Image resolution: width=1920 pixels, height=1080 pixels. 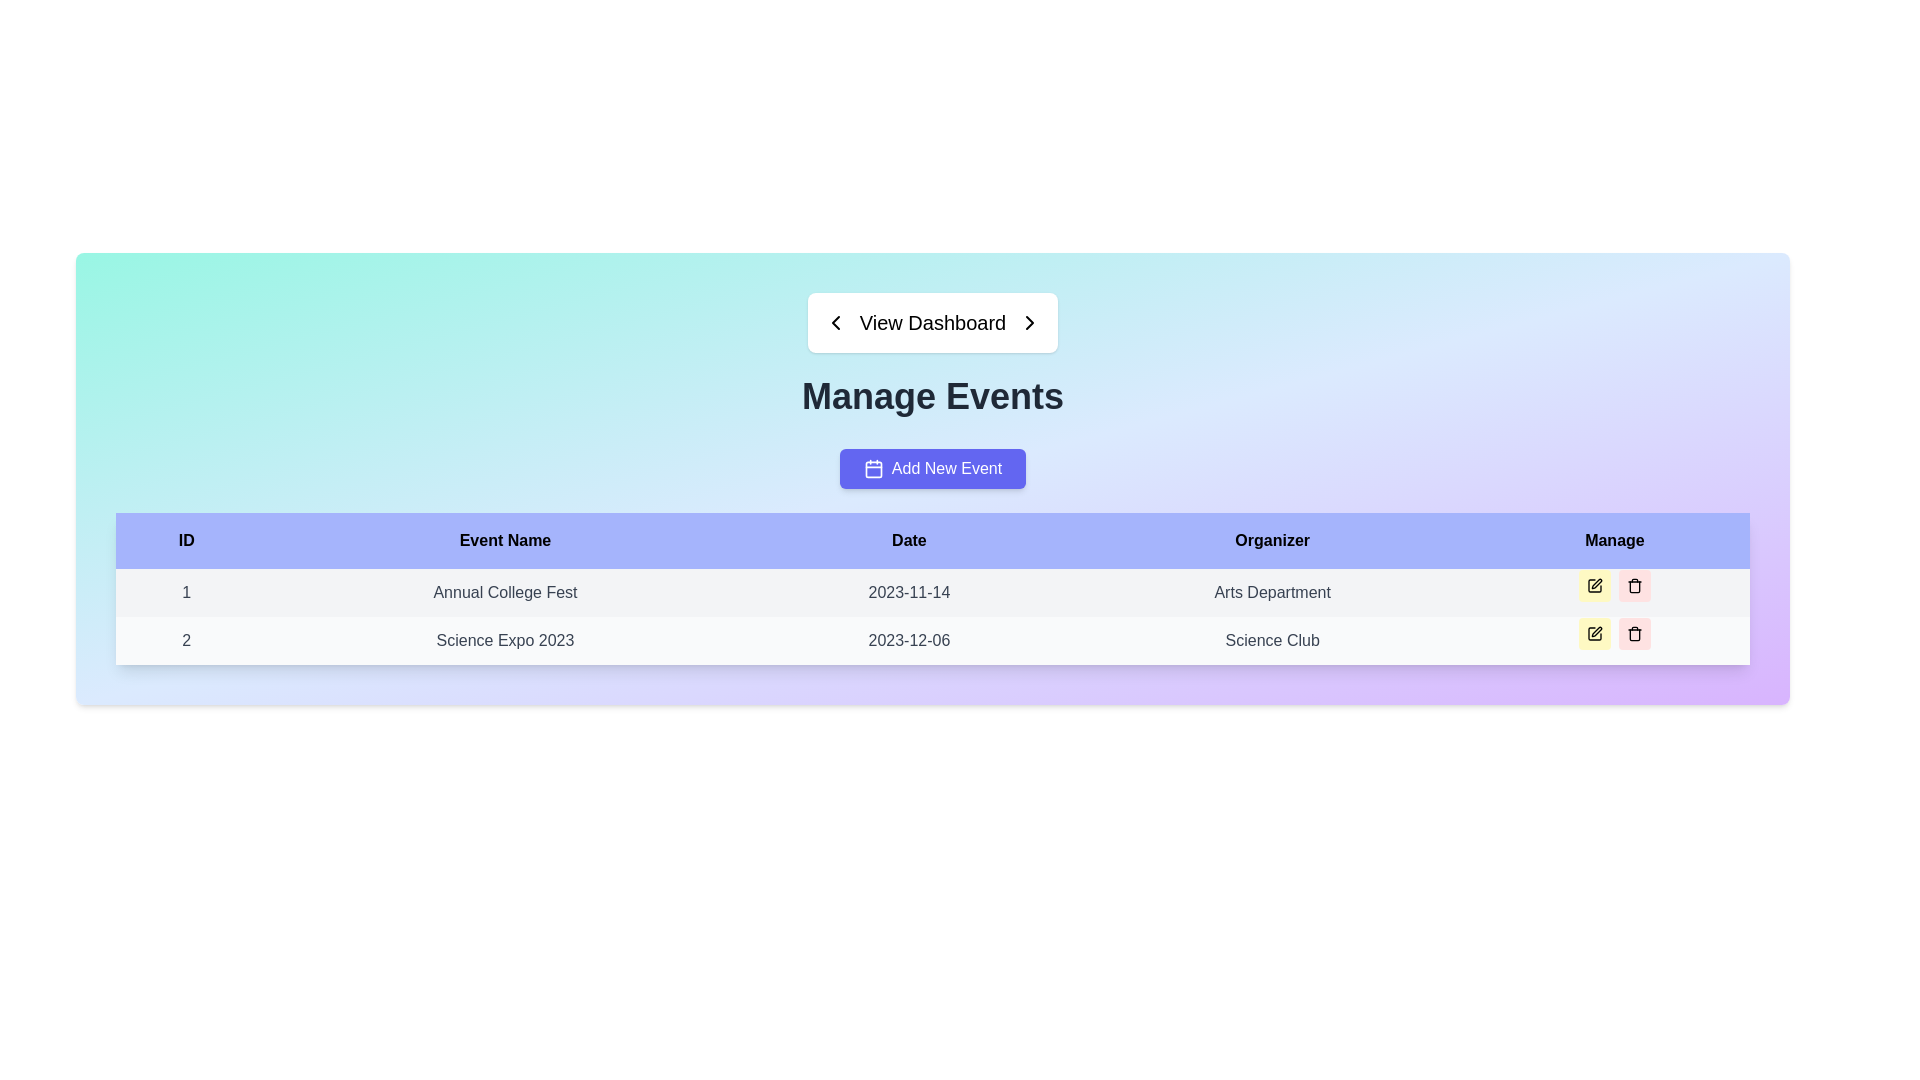 What do you see at coordinates (931, 469) in the screenshot?
I see `the indigo-colored button labeled 'Add New Event' with a calendar icon, located below the 'Manage Events' heading` at bounding box center [931, 469].